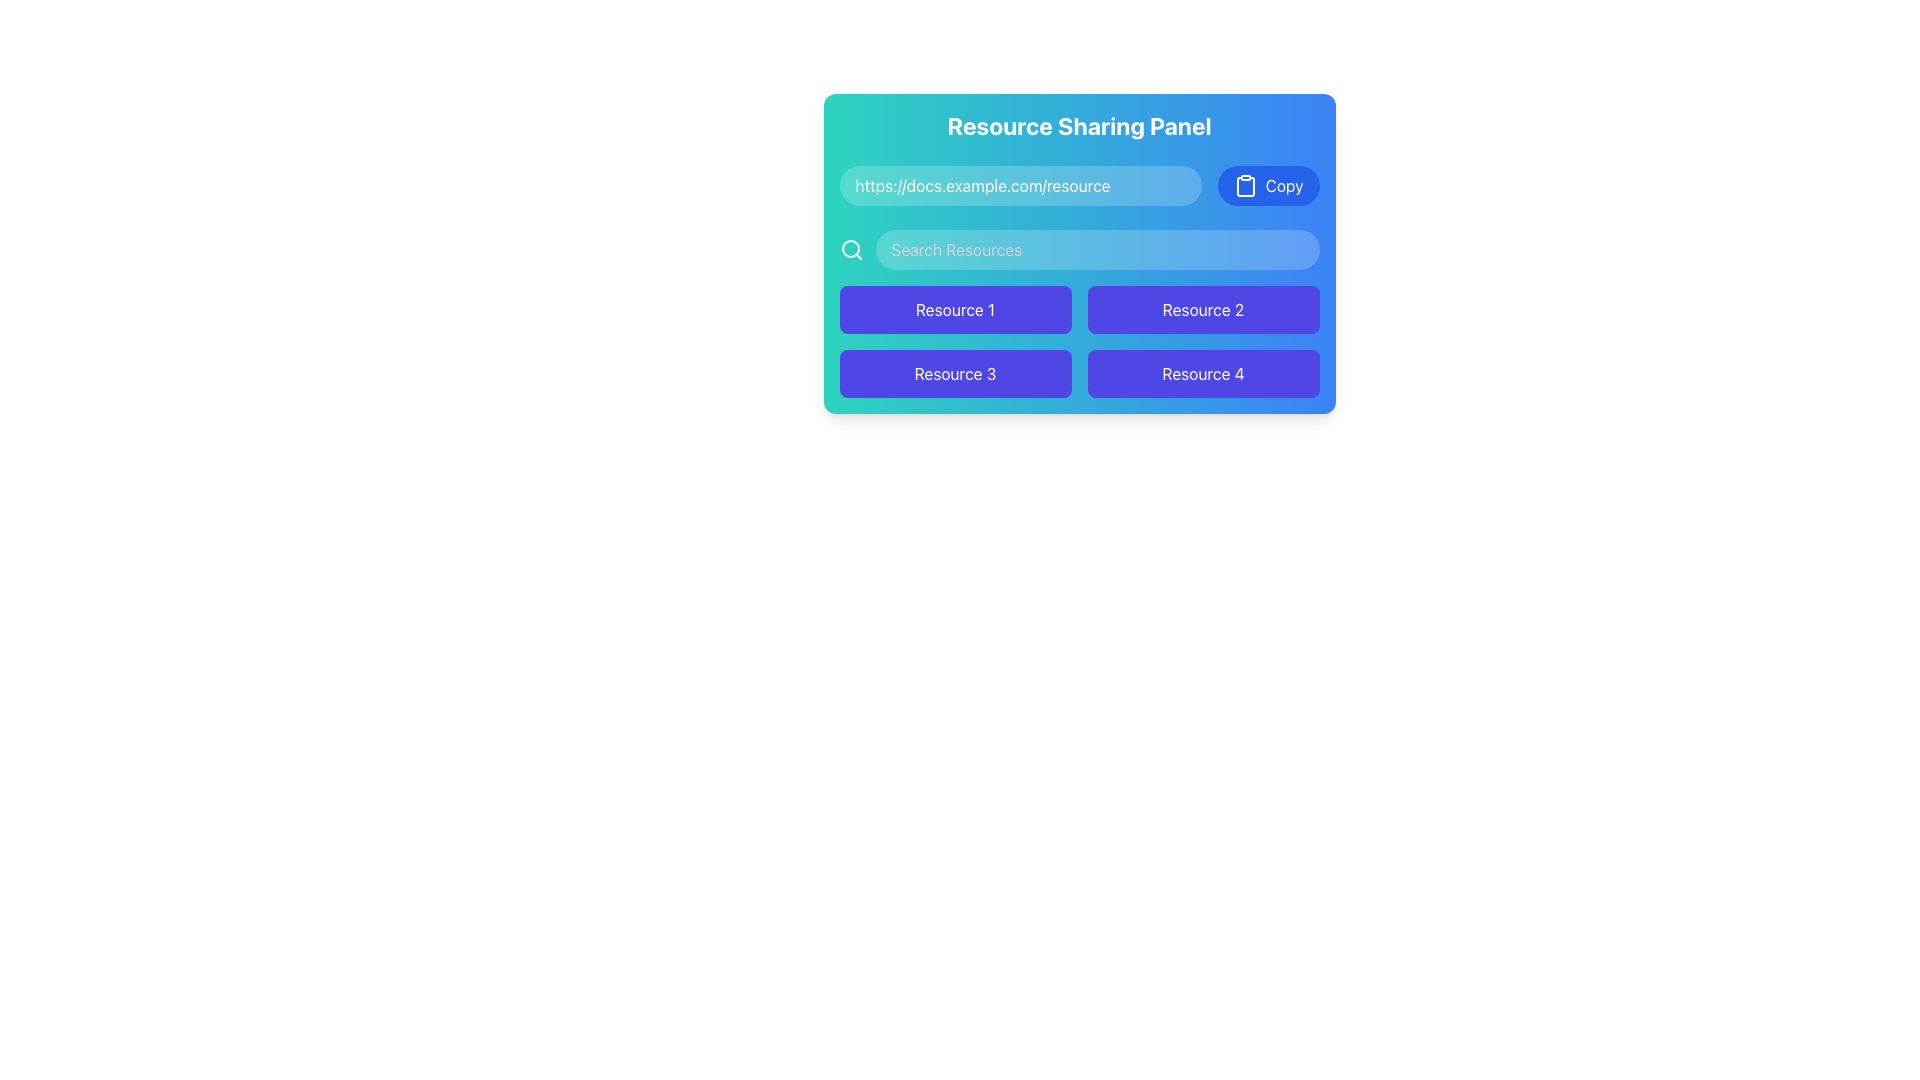 Image resolution: width=1920 pixels, height=1080 pixels. What do you see at coordinates (1202, 374) in the screenshot?
I see `the rectangular button with rounded edges, purple background, and the text 'Resource 4' centered in white` at bounding box center [1202, 374].